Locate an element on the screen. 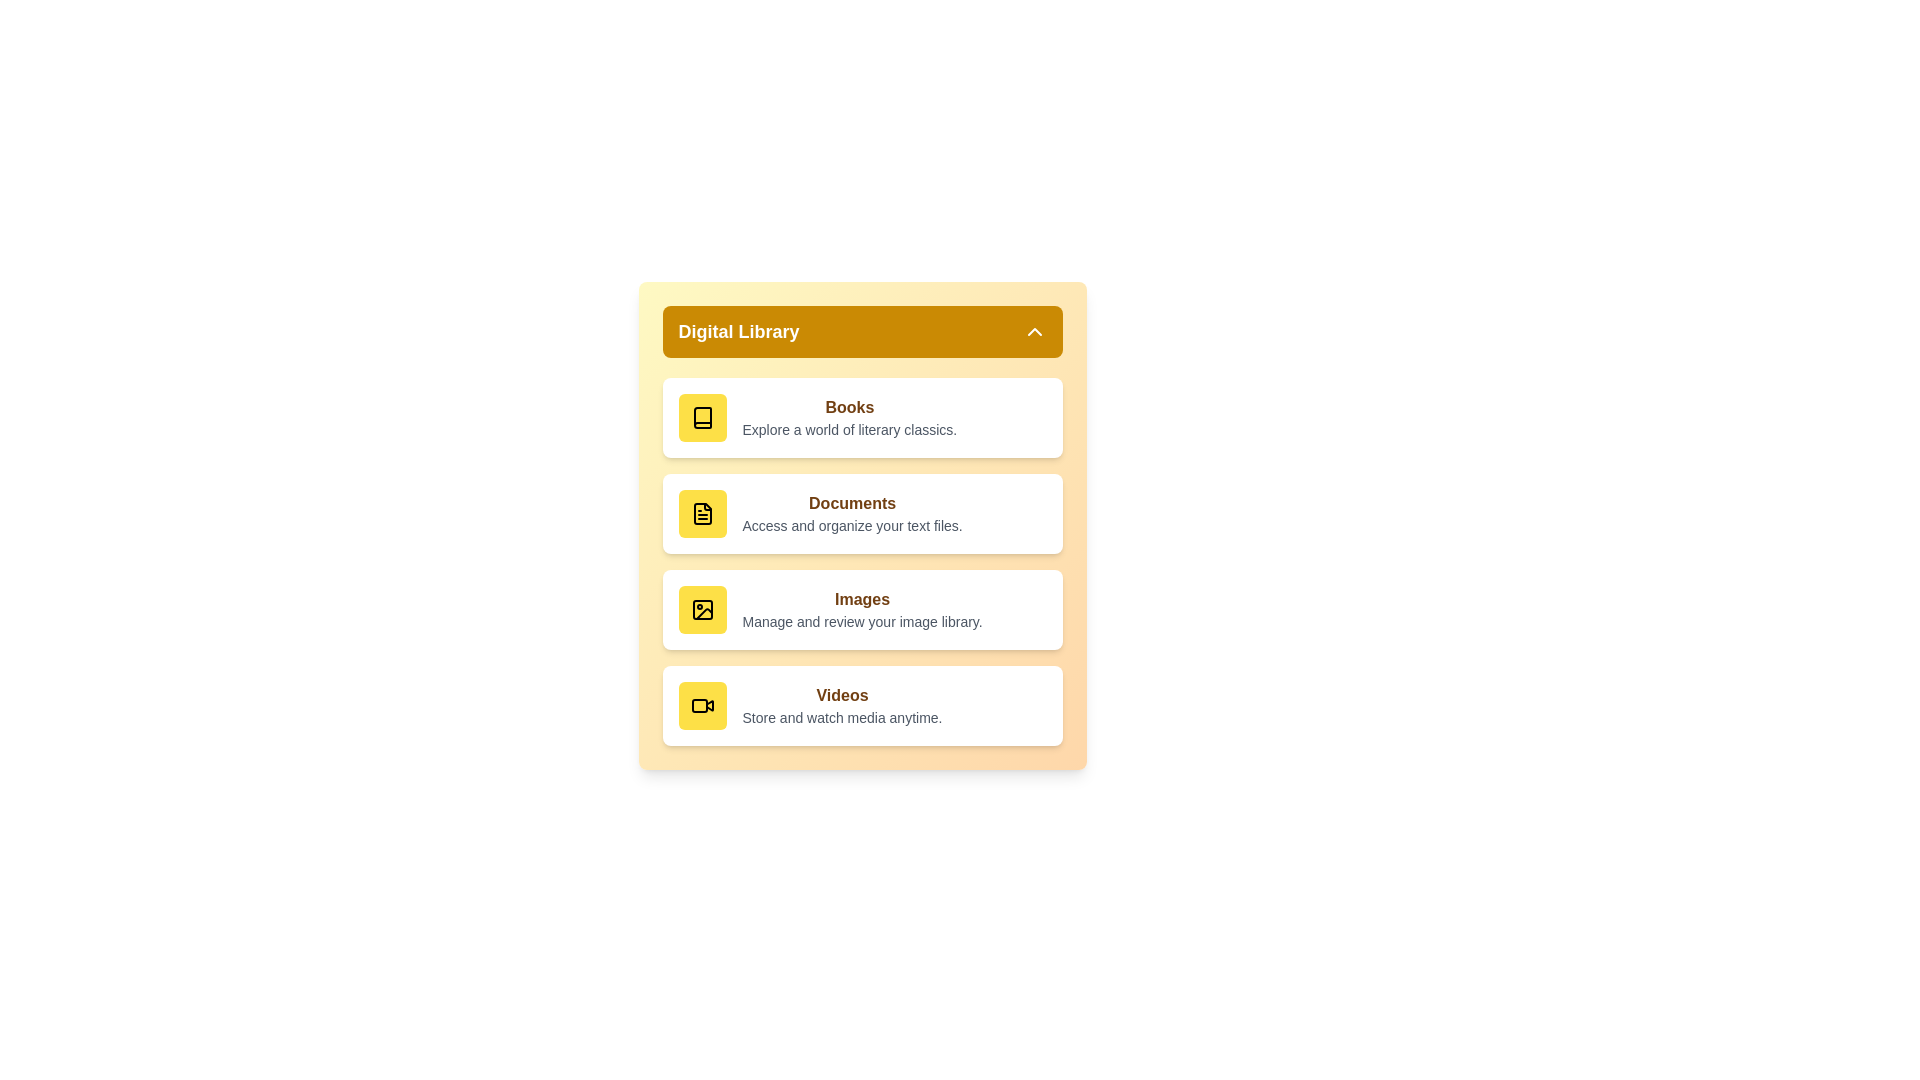 This screenshot has width=1920, height=1080. the description of the Images section is located at coordinates (862, 620).